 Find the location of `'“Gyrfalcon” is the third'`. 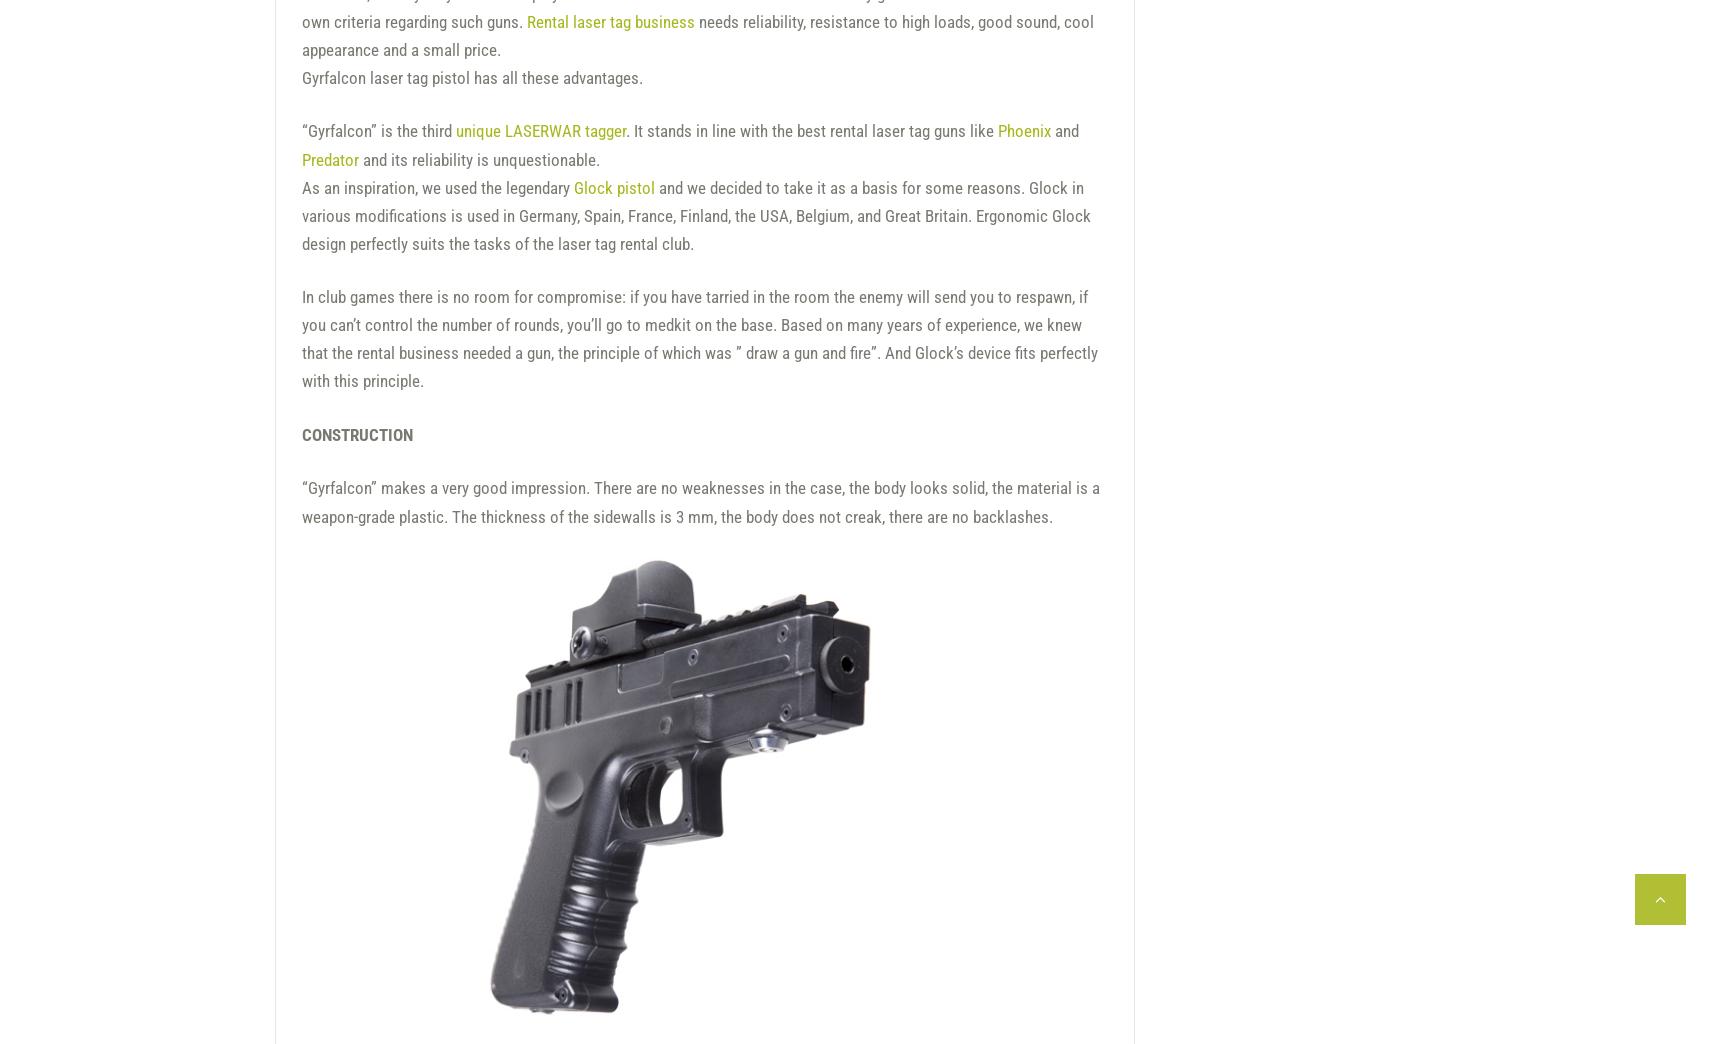

'“Gyrfalcon” is the third' is located at coordinates (378, 130).